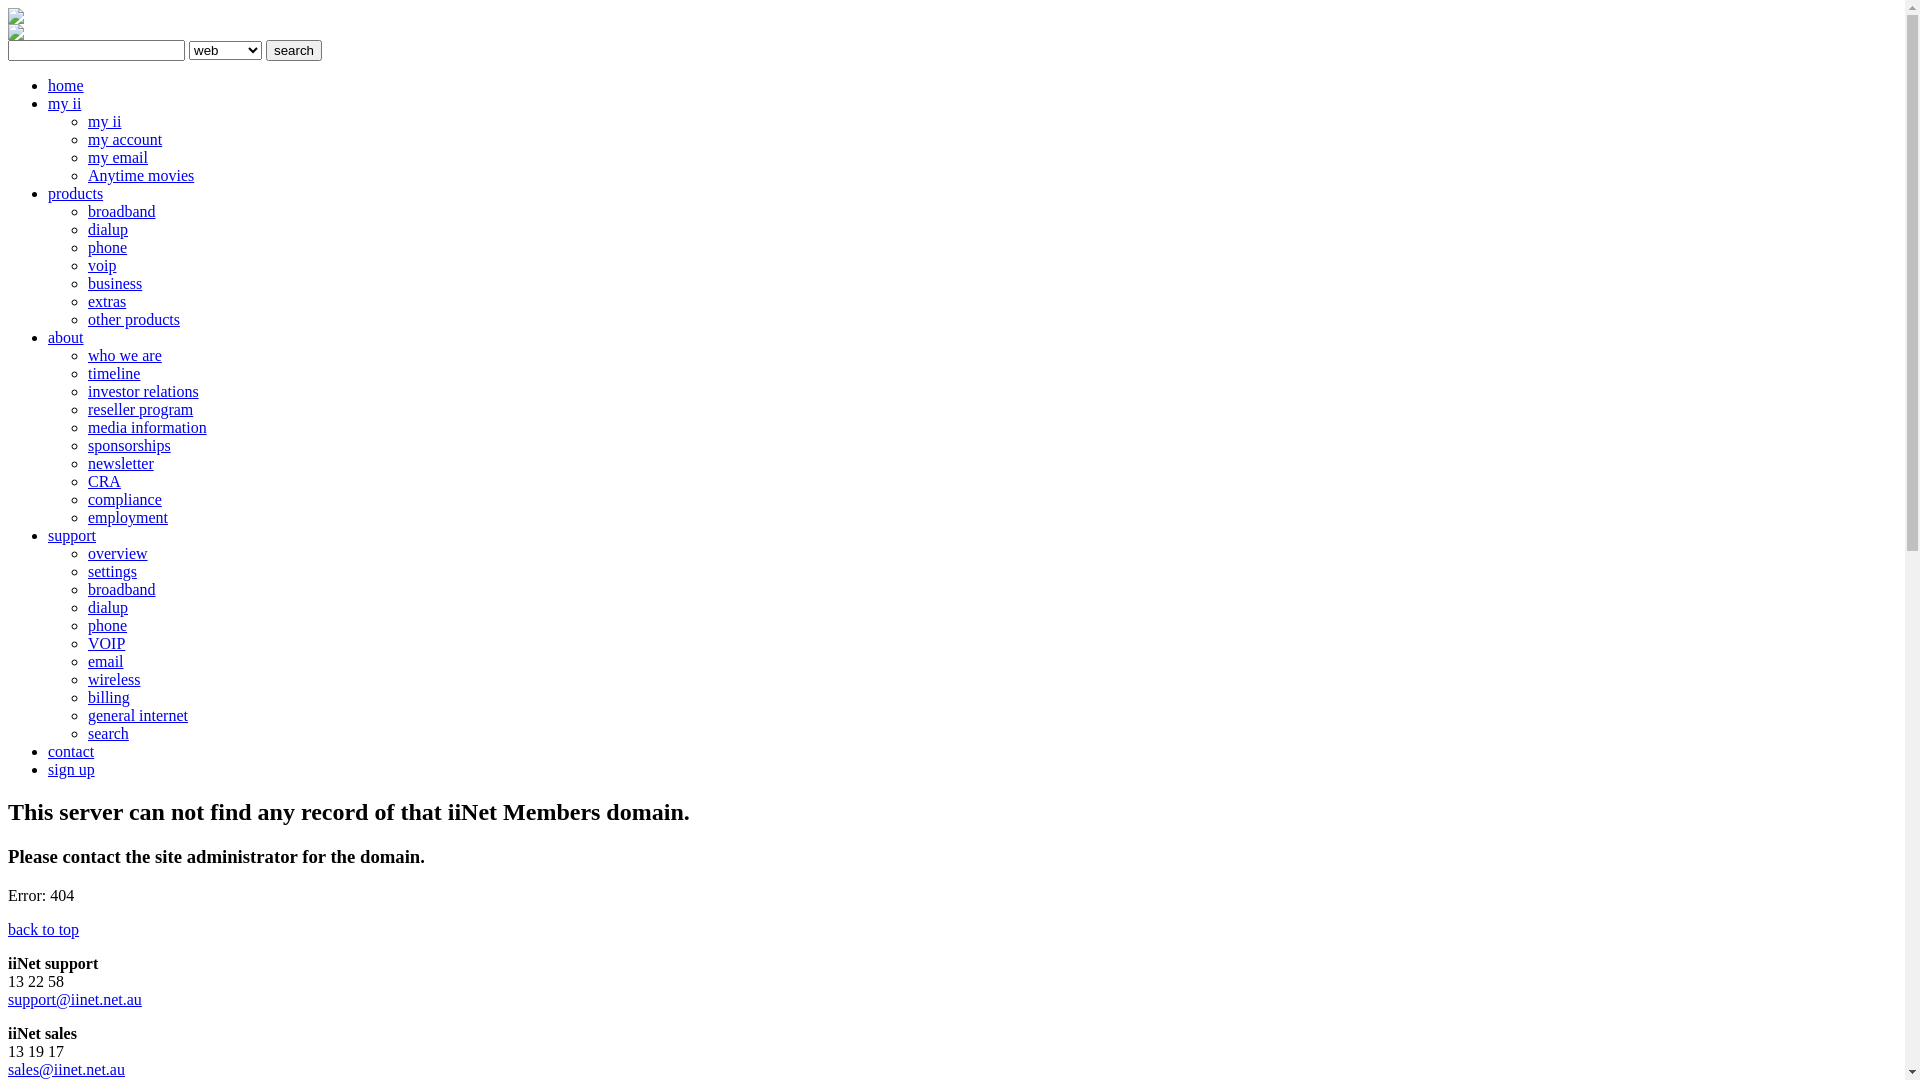 Image resolution: width=1920 pixels, height=1080 pixels. I want to click on 'voip', so click(86, 264).